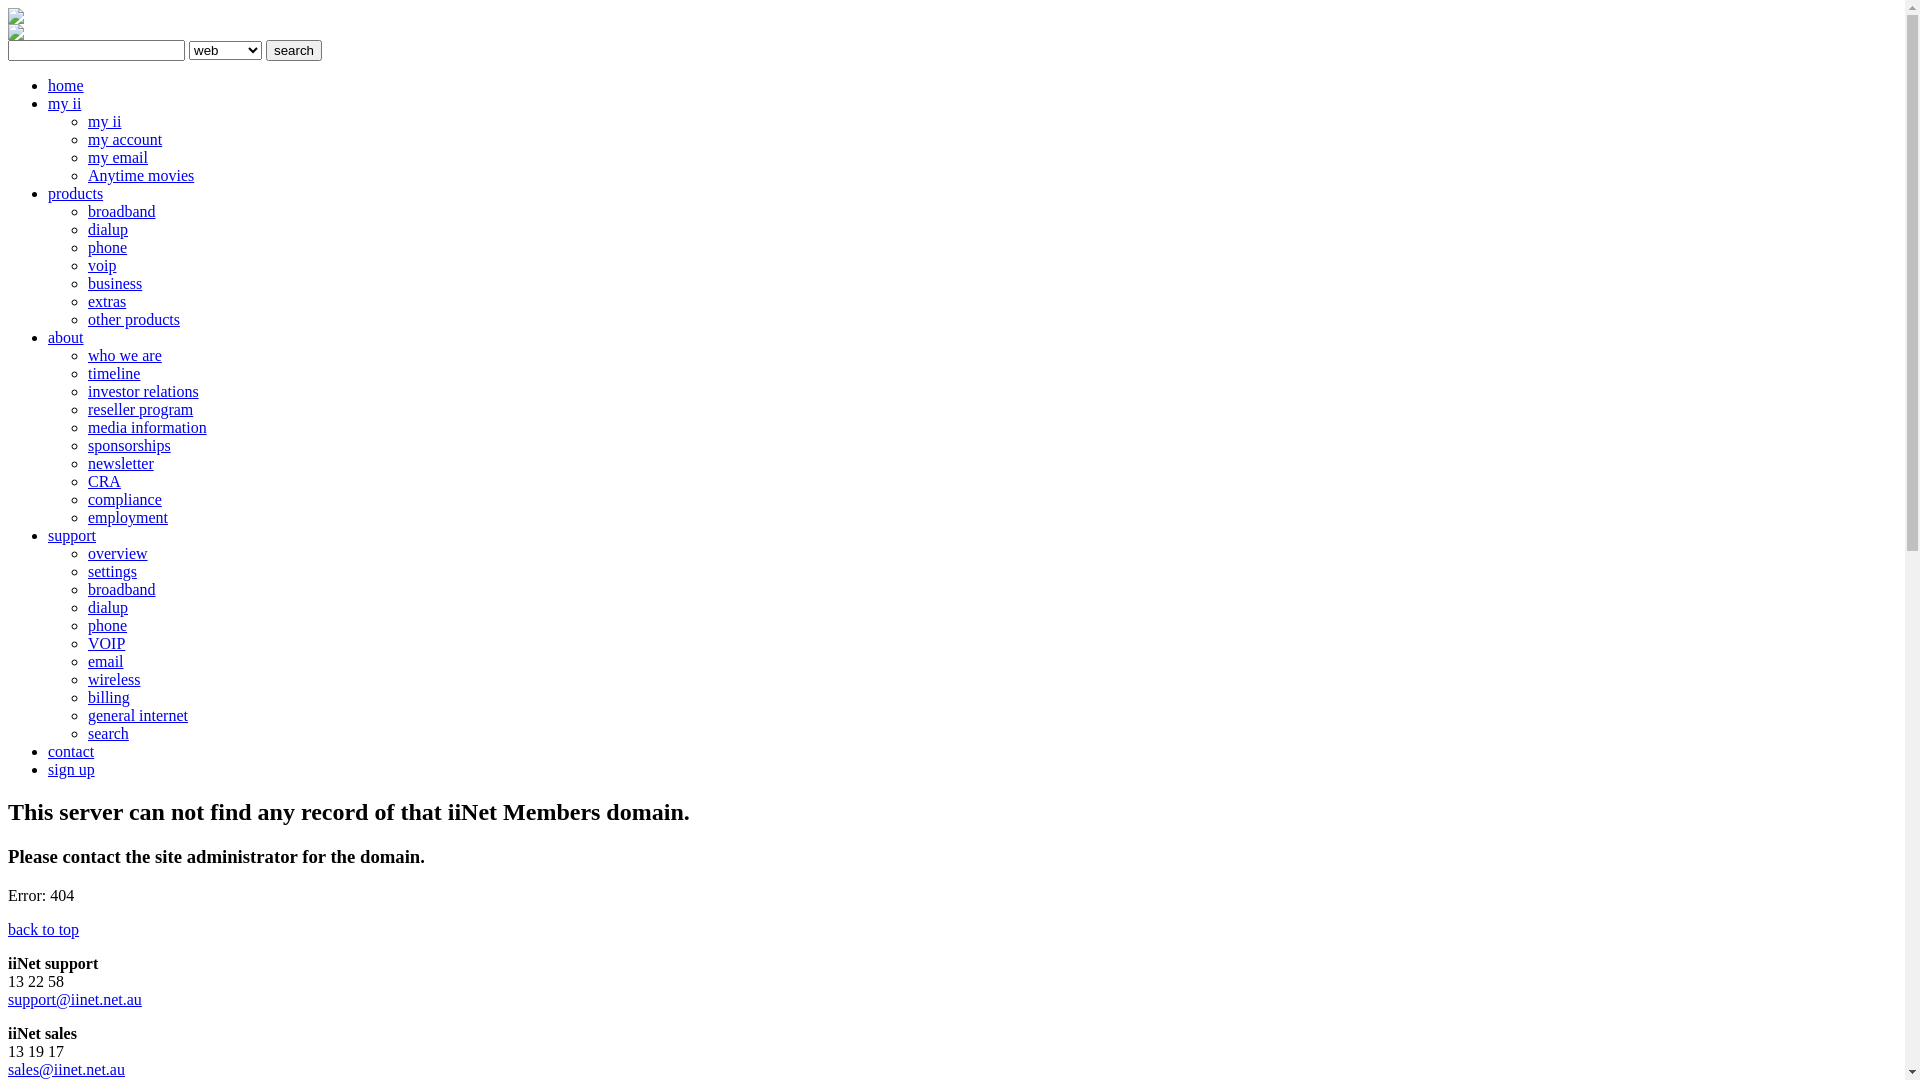 Image resolution: width=1920 pixels, height=1080 pixels. I want to click on 'voip', so click(86, 264).